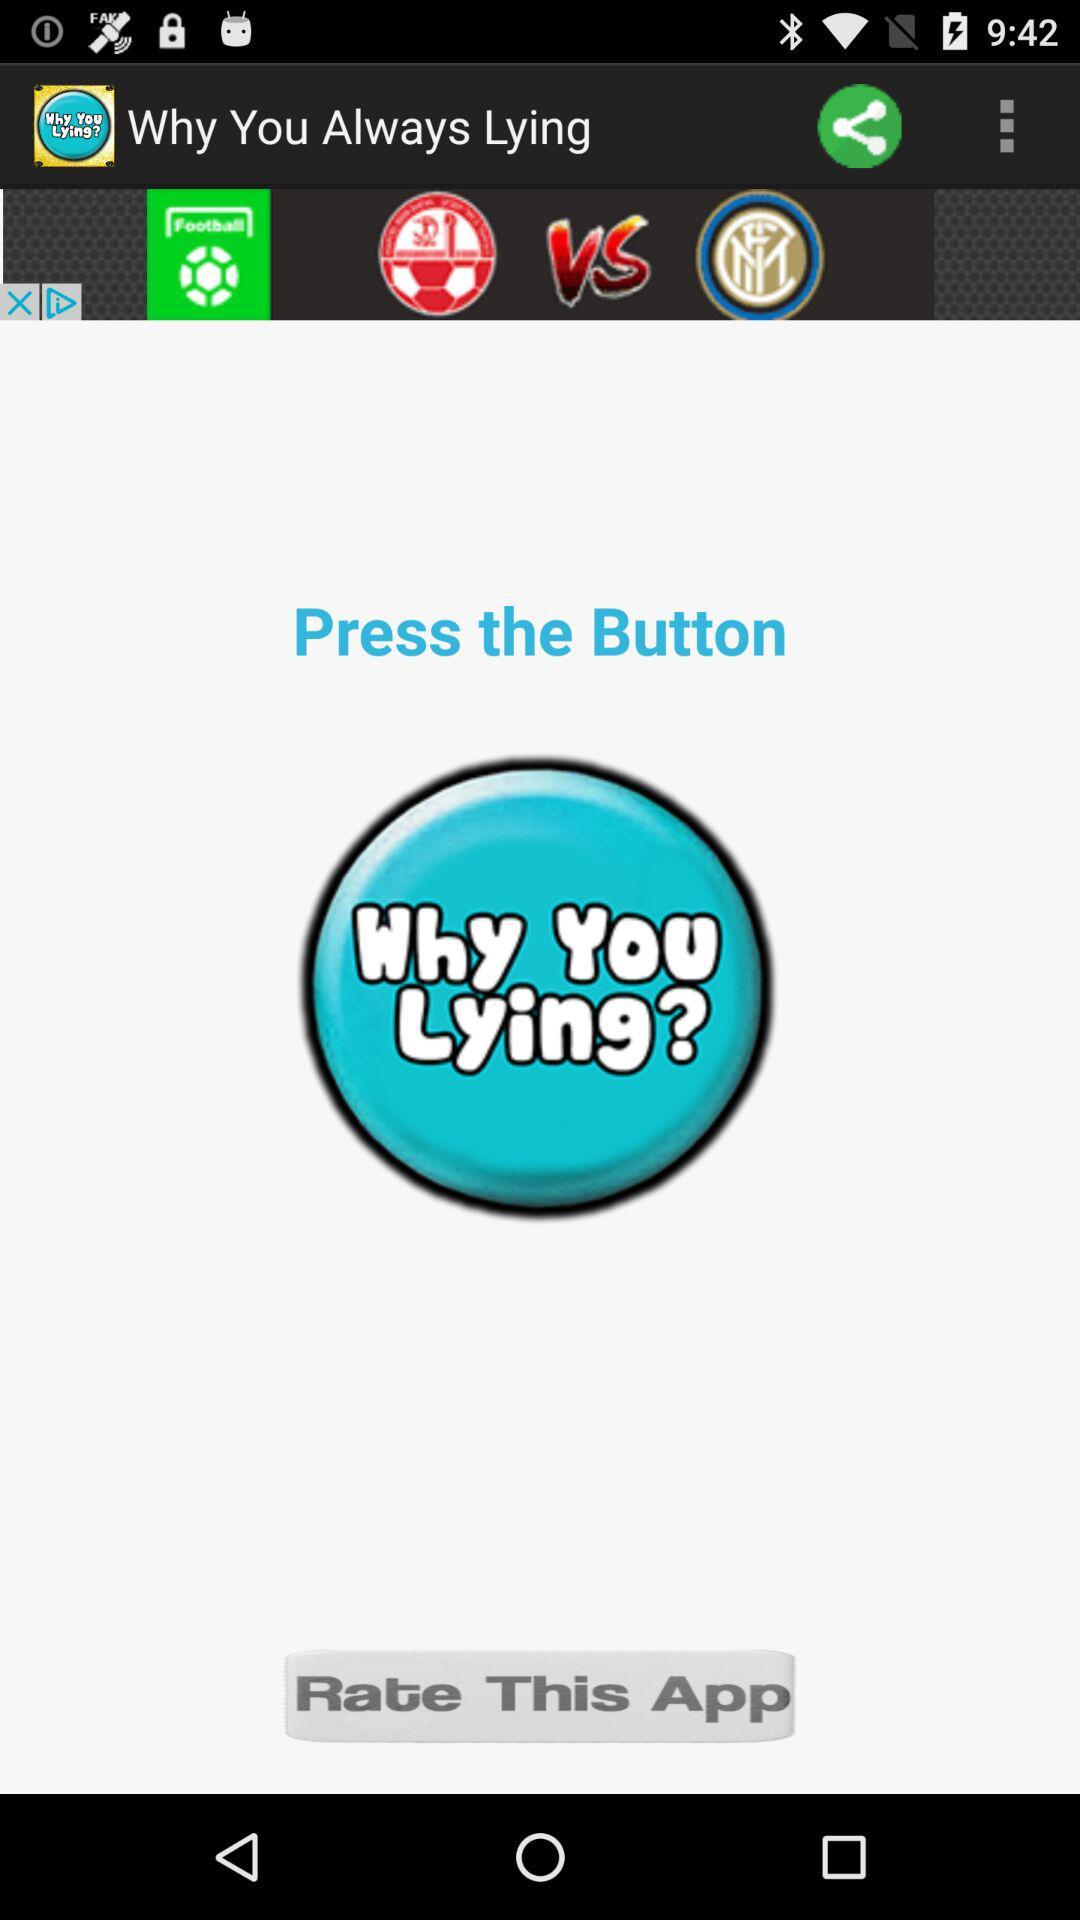 Image resolution: width=1080 pixels, height=1920 pixels. Describe the element at coordinates (540, 253) in the screenshot. I see `advertisement` at that location.